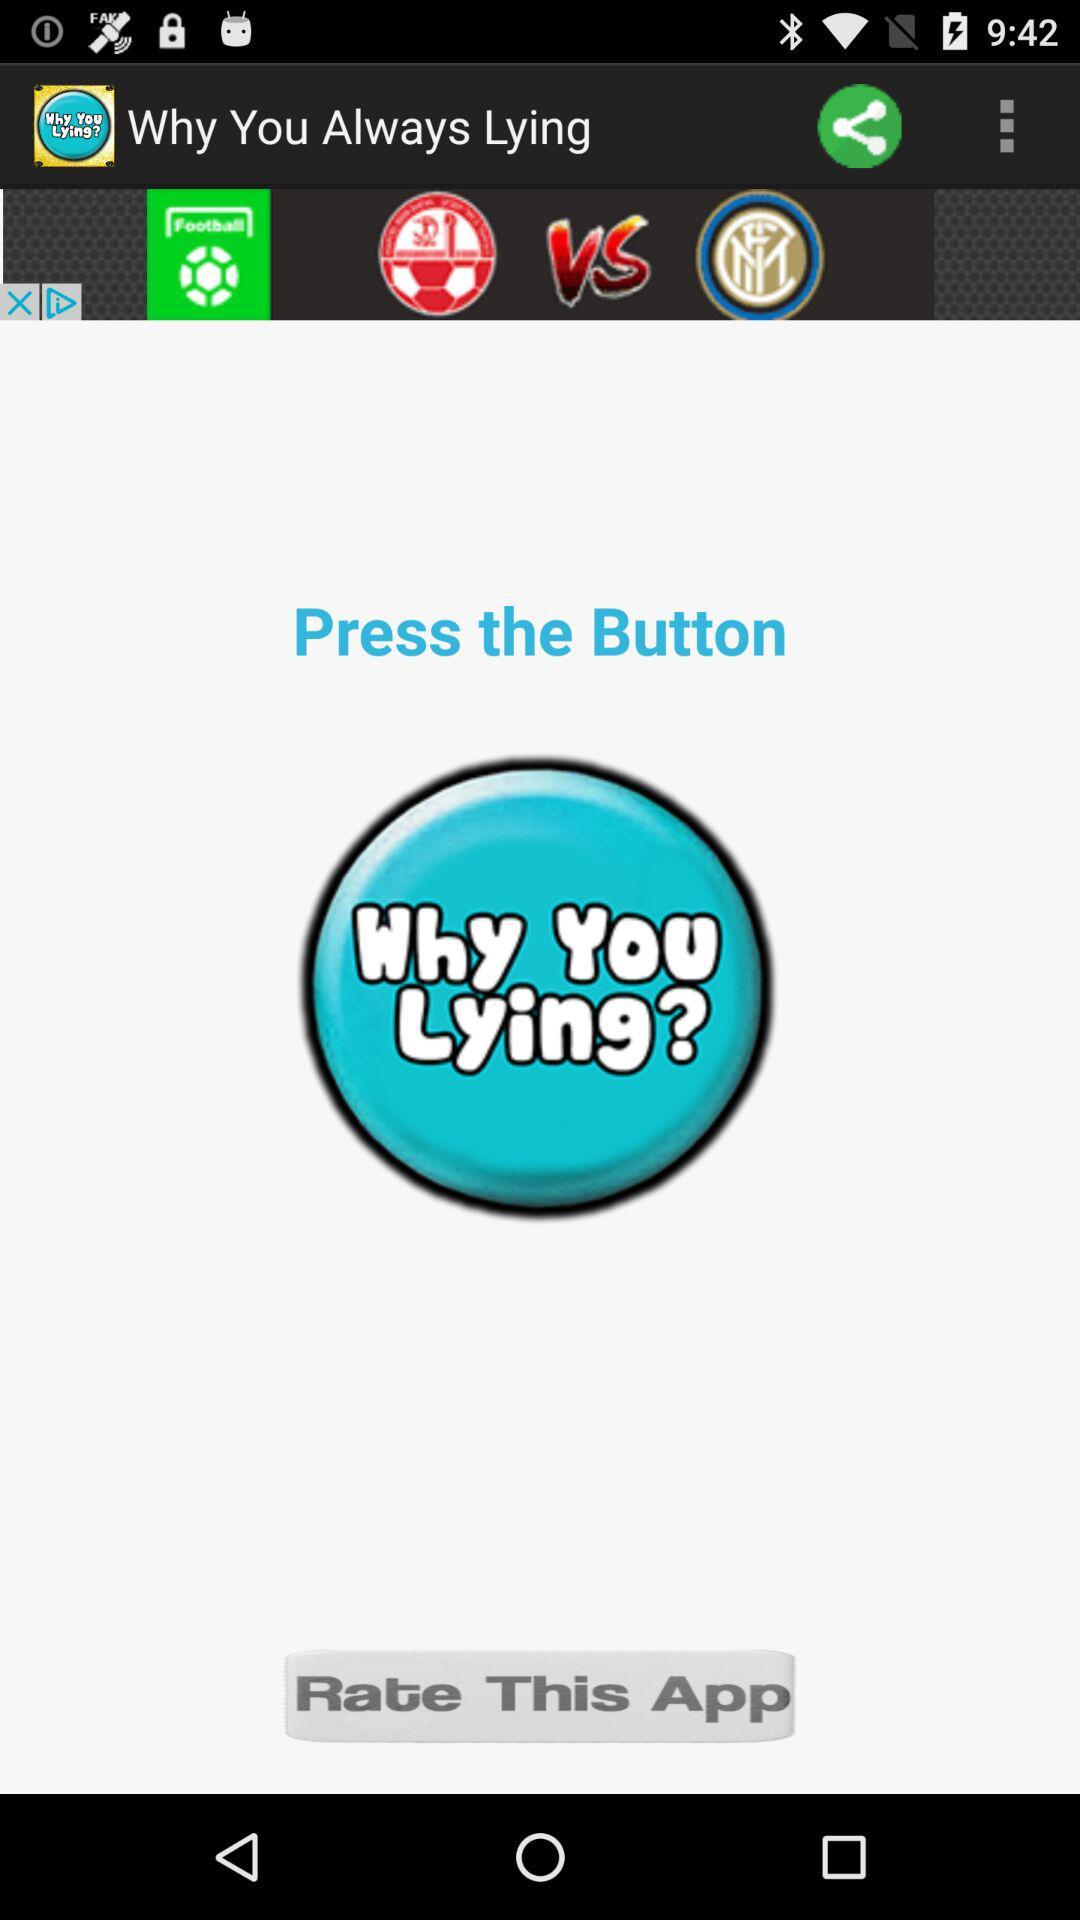 Image resolution: width=1080 pixels, height=1920 pixels. Describe the element at coordinates (540, 253) in the screenshot. I see `advertisement` at that location.